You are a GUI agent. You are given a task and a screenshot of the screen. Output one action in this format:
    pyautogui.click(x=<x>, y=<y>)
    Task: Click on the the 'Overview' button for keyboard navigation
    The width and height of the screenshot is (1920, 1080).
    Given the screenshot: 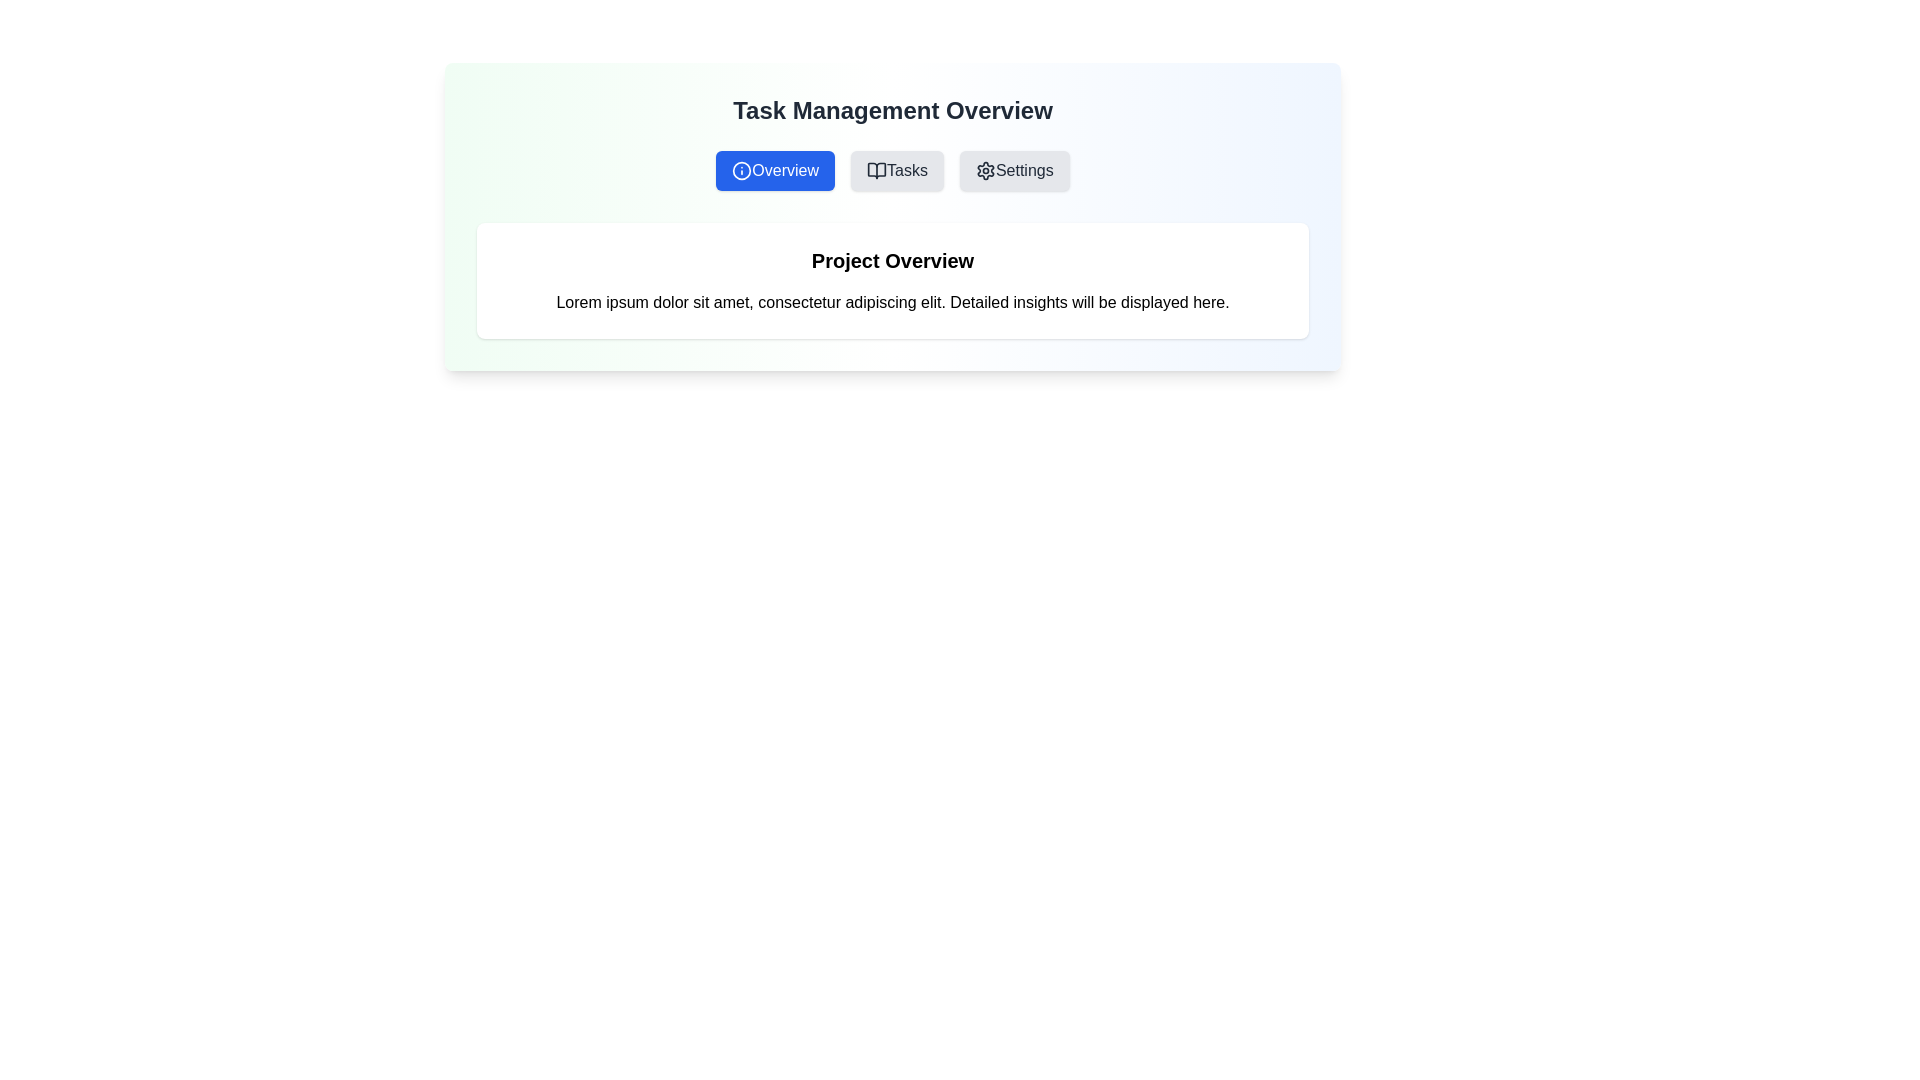 What is the action you would take?
    pyautogui.click(x=774, y=169)
    